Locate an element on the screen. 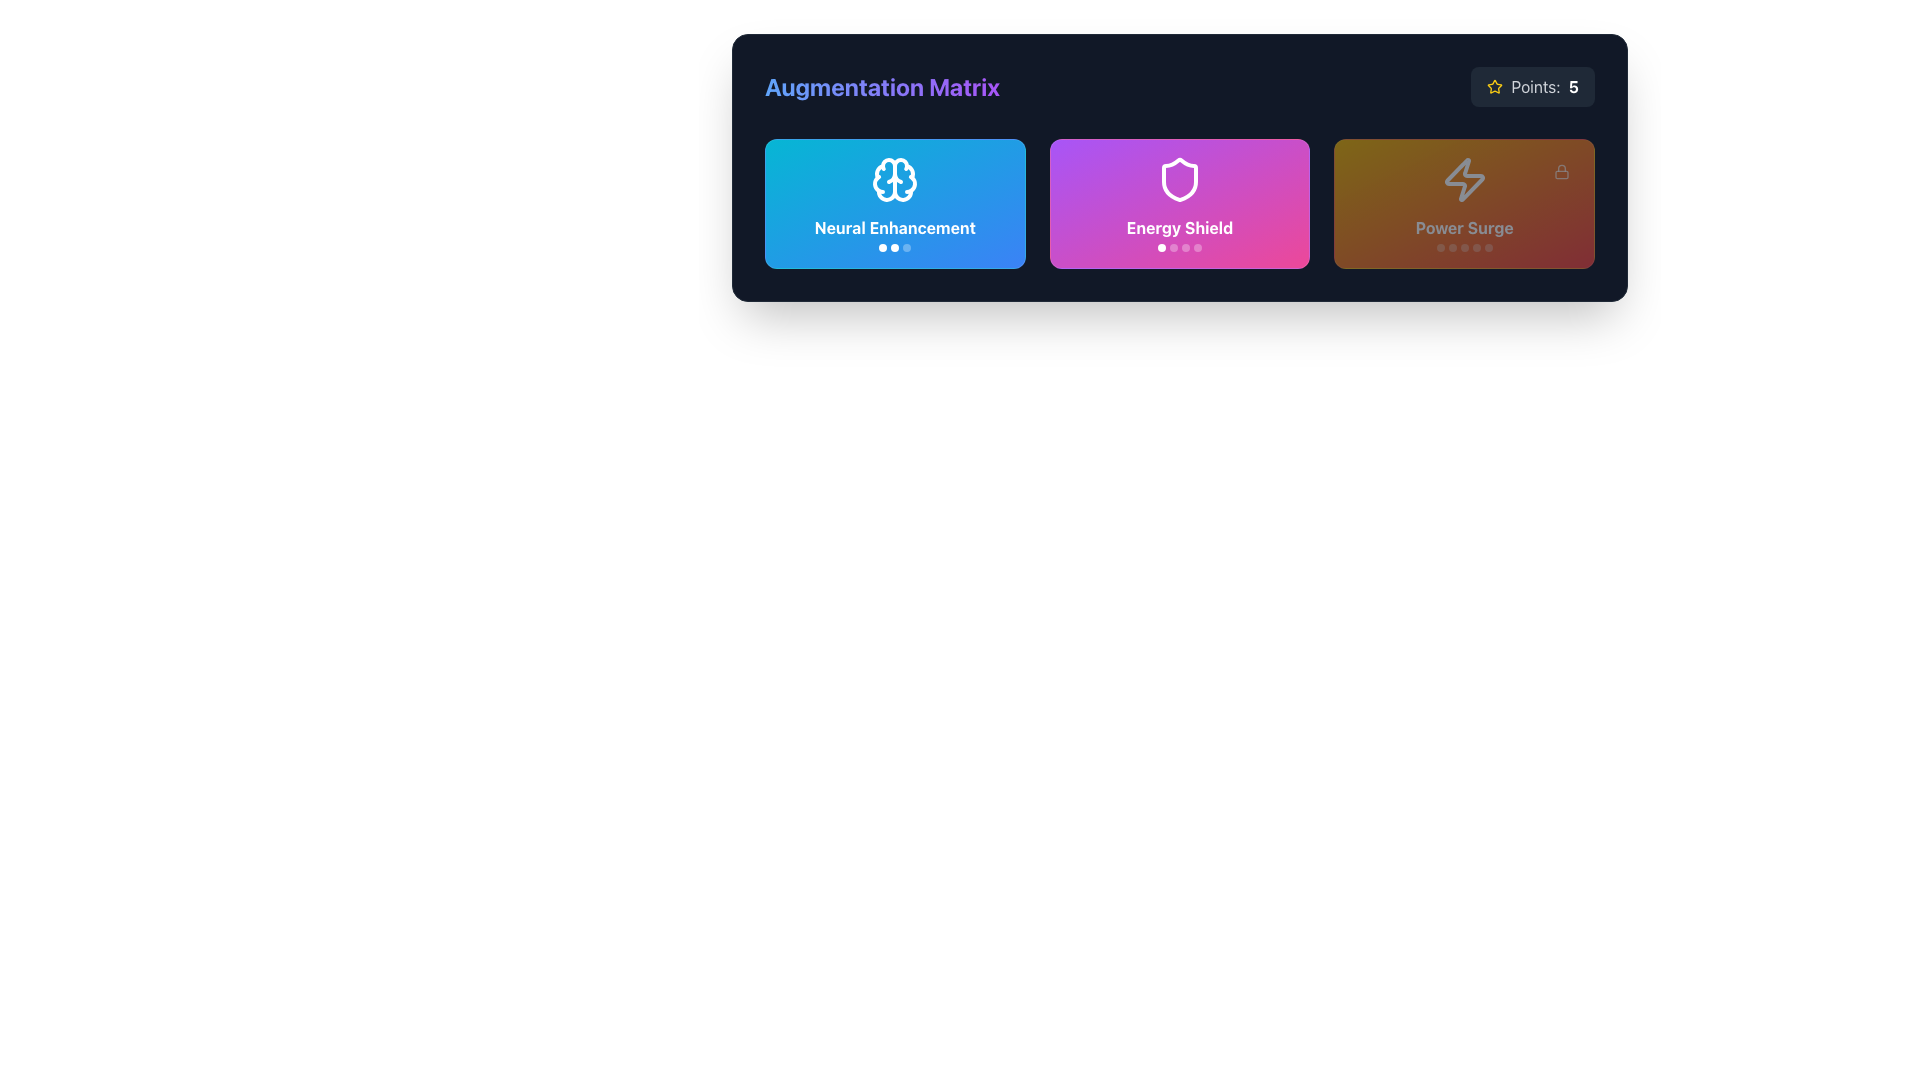 This screenshot has height=1080, width=1920. the second pagination dot of the progress indicator located below the 'Neural Enhancement' text, which consists of a row of small circular dots with two solid white dots and one semi-transparent dot is located at coordinates (894, 246).